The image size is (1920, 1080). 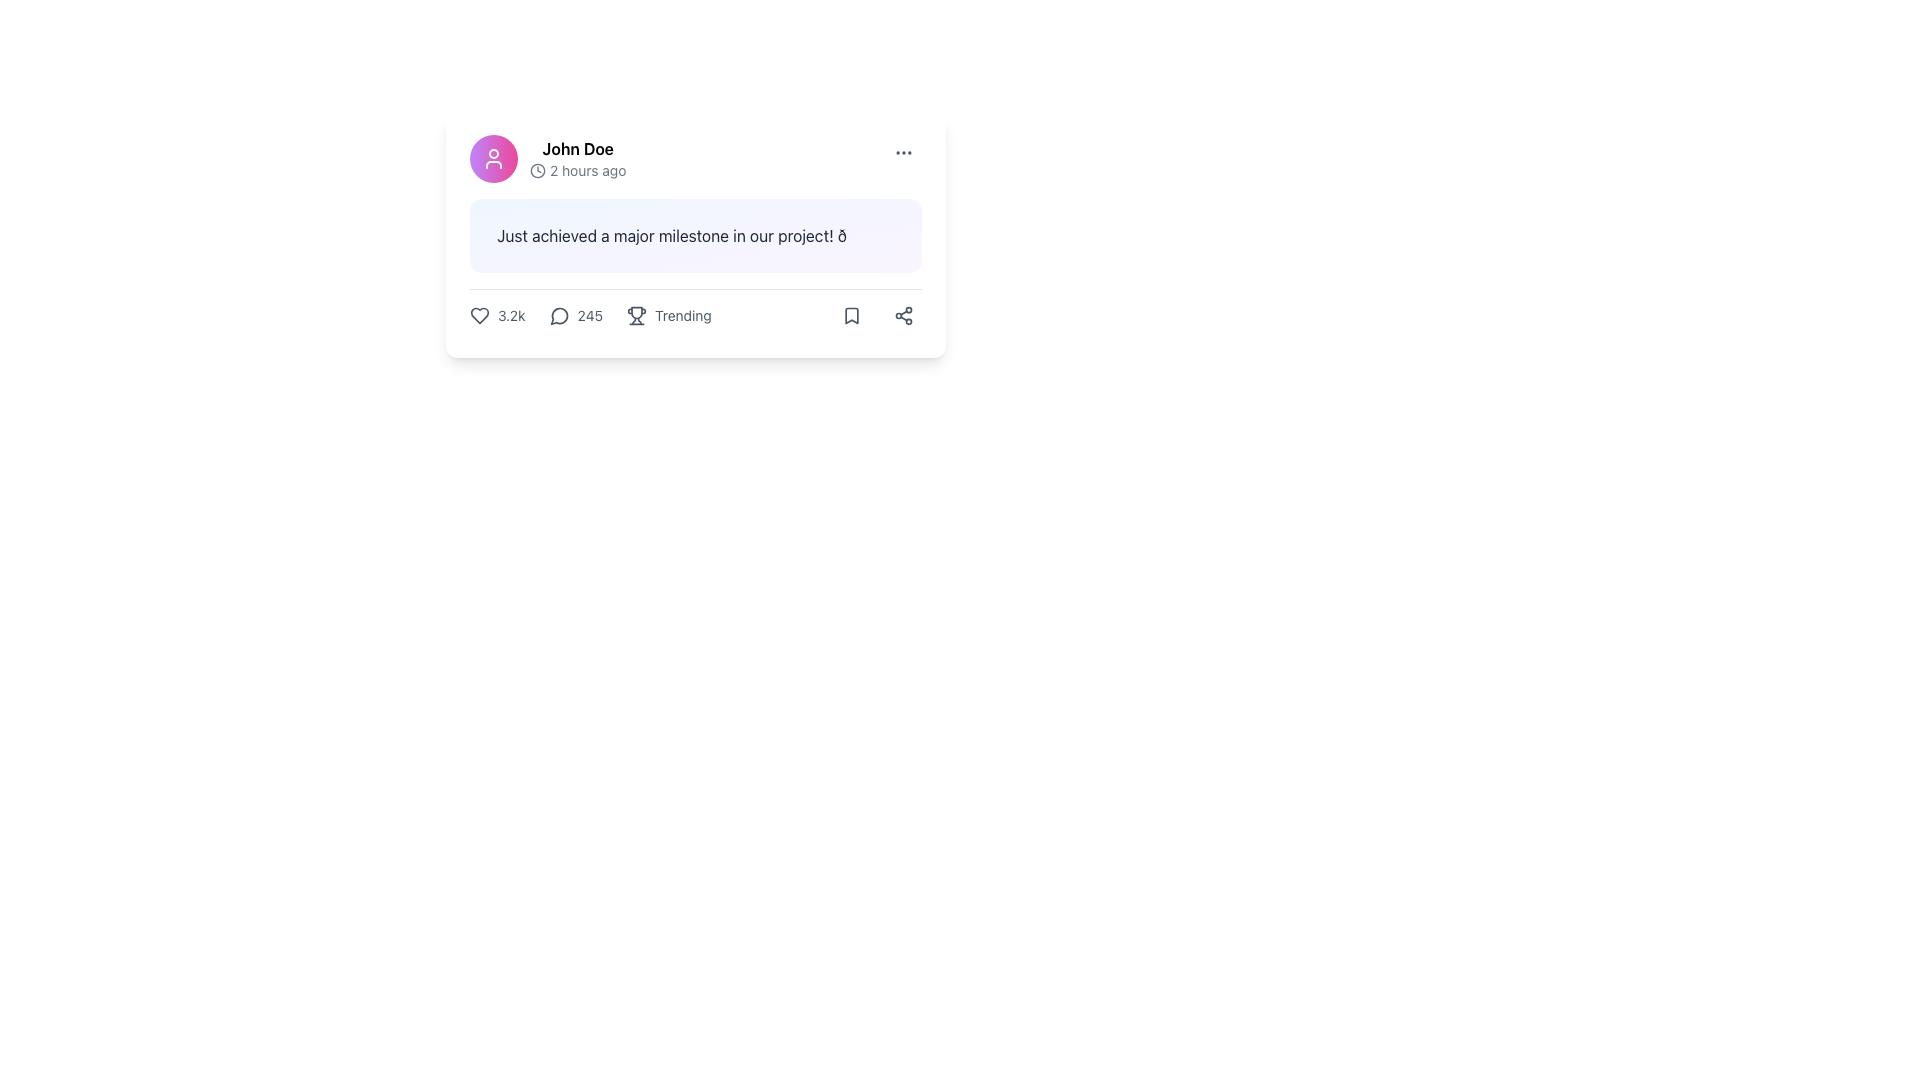 What do you see at coordinates (696, 234) in the screenshot?
I see `the text display box containing the message 'Just achieved a major milestone in our project! 🎉' which has a gradient background and rounded corners, as it links to other actions` at bounding box center [696, 234].